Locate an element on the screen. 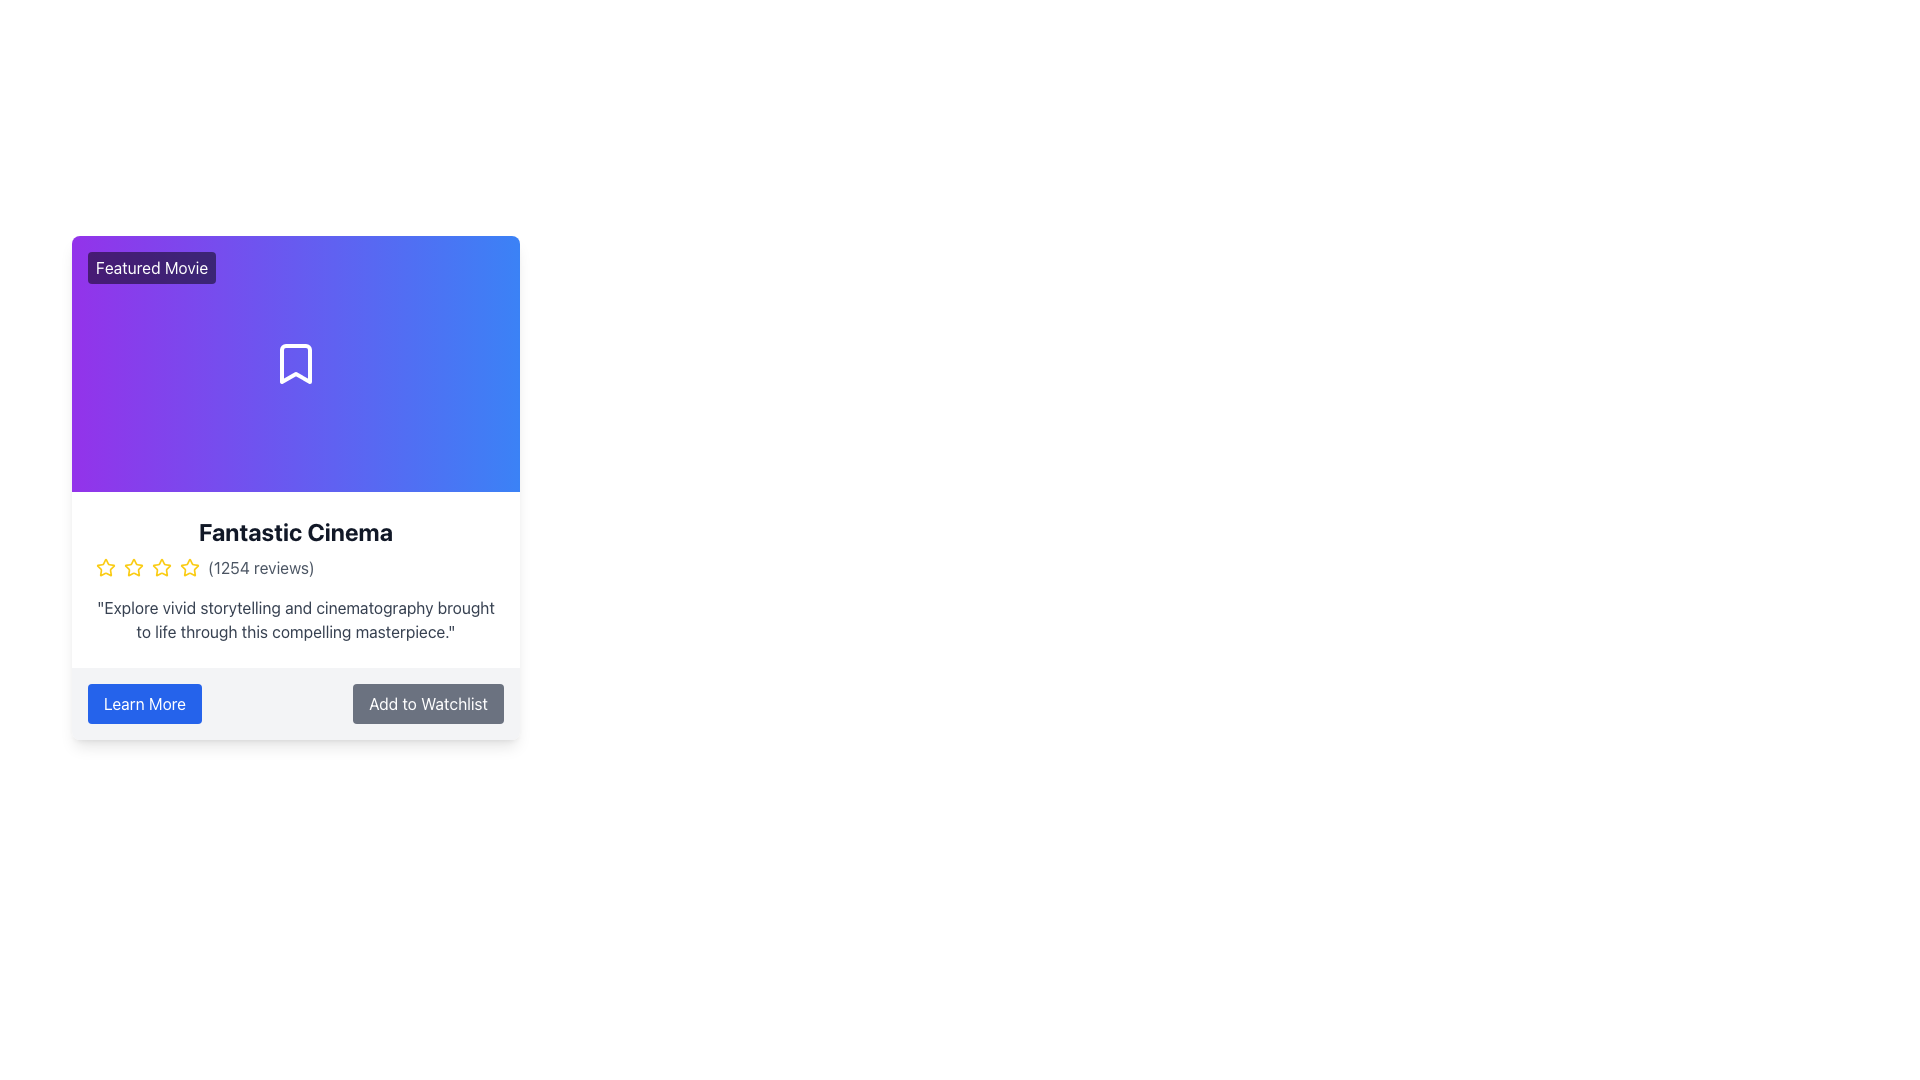 The height and width of the screenshot is (1080, 1920). the 'Add to Watchlist' button located at the lower right corner of the card-like section is located at coordinates (427, 703).